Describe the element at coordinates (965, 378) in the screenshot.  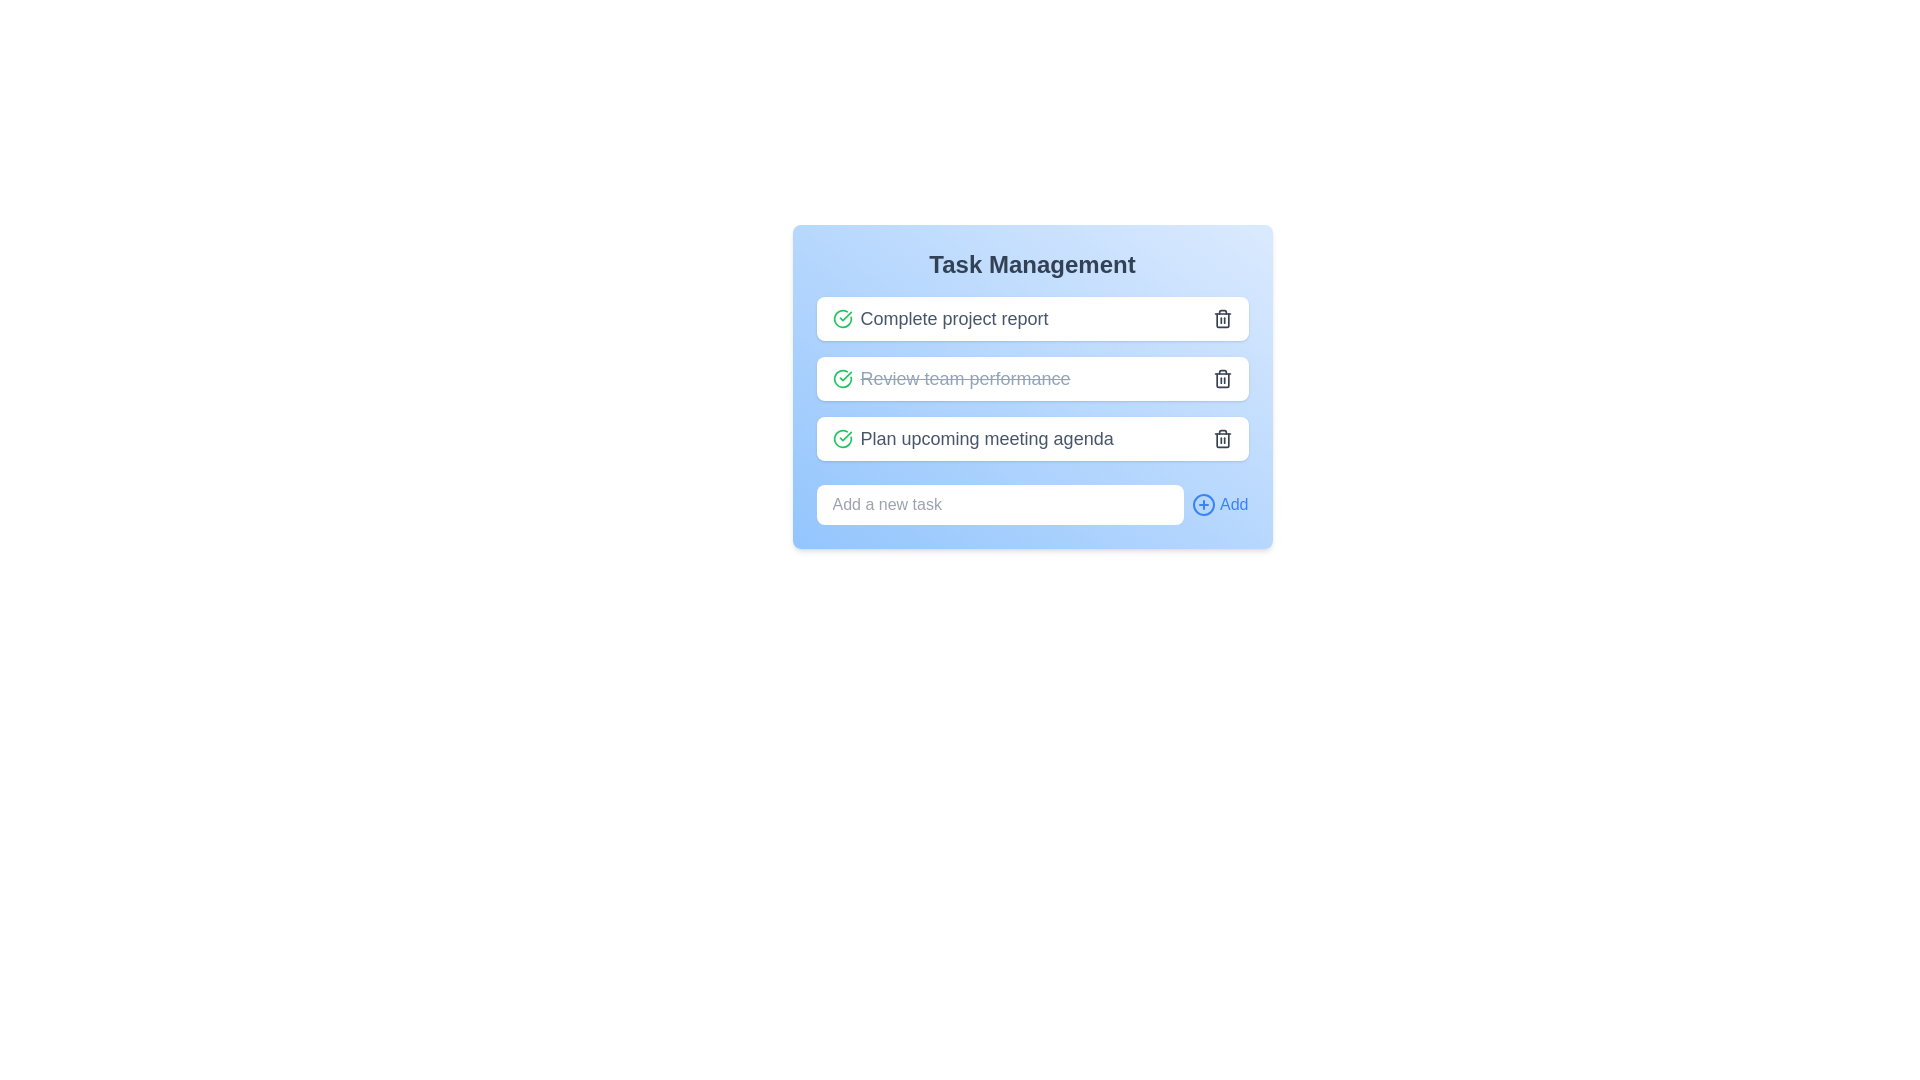
I see `the static text label representing a completed task description, which is marked with a strikethrough in the task management system` at that location.